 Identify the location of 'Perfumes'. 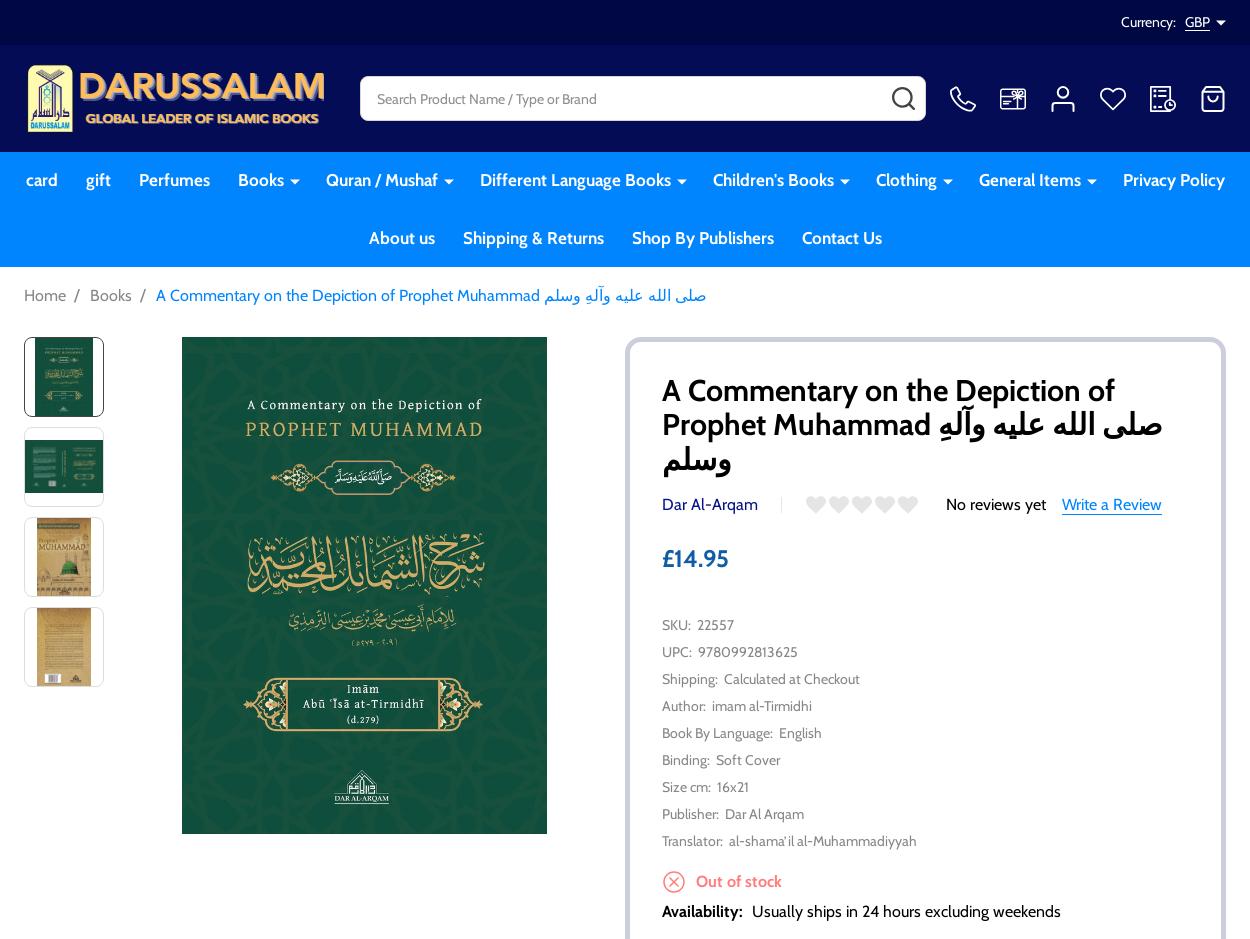
(173, 180).